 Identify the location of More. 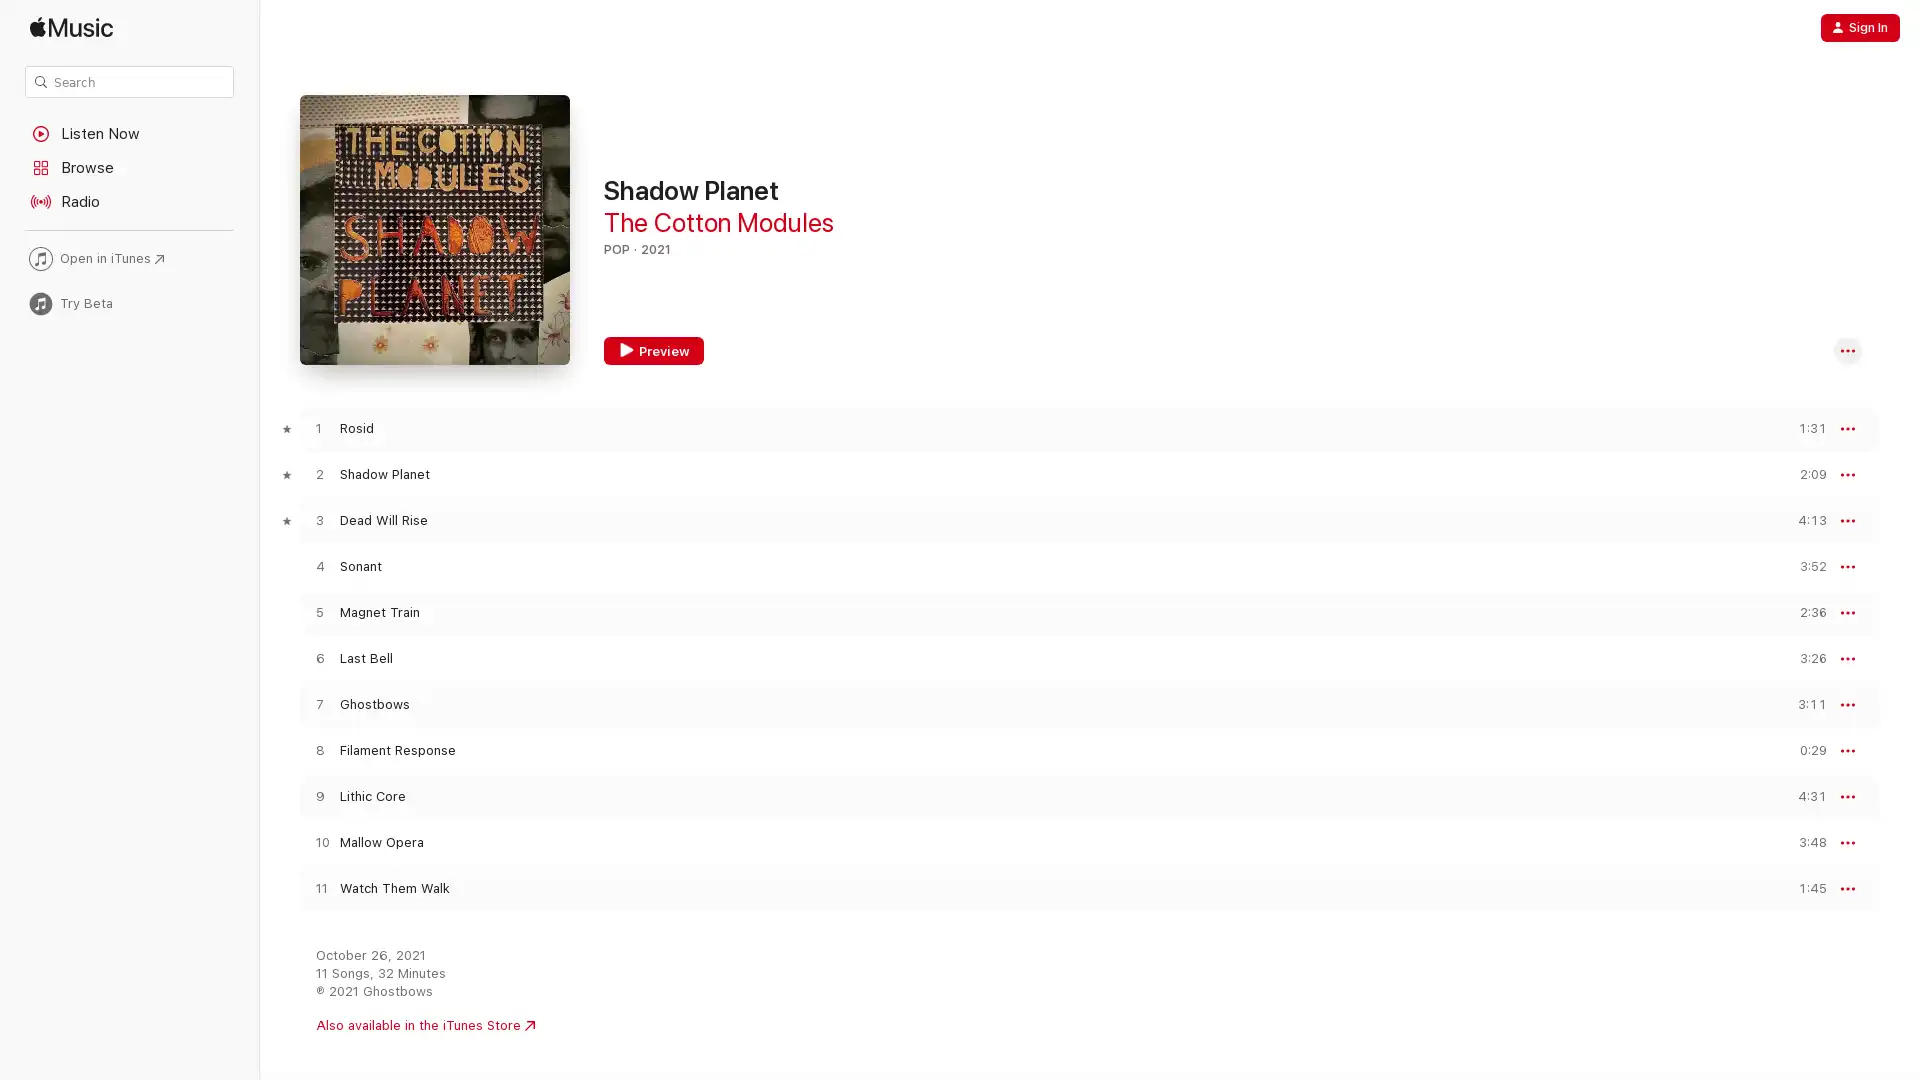
(1847, 567).